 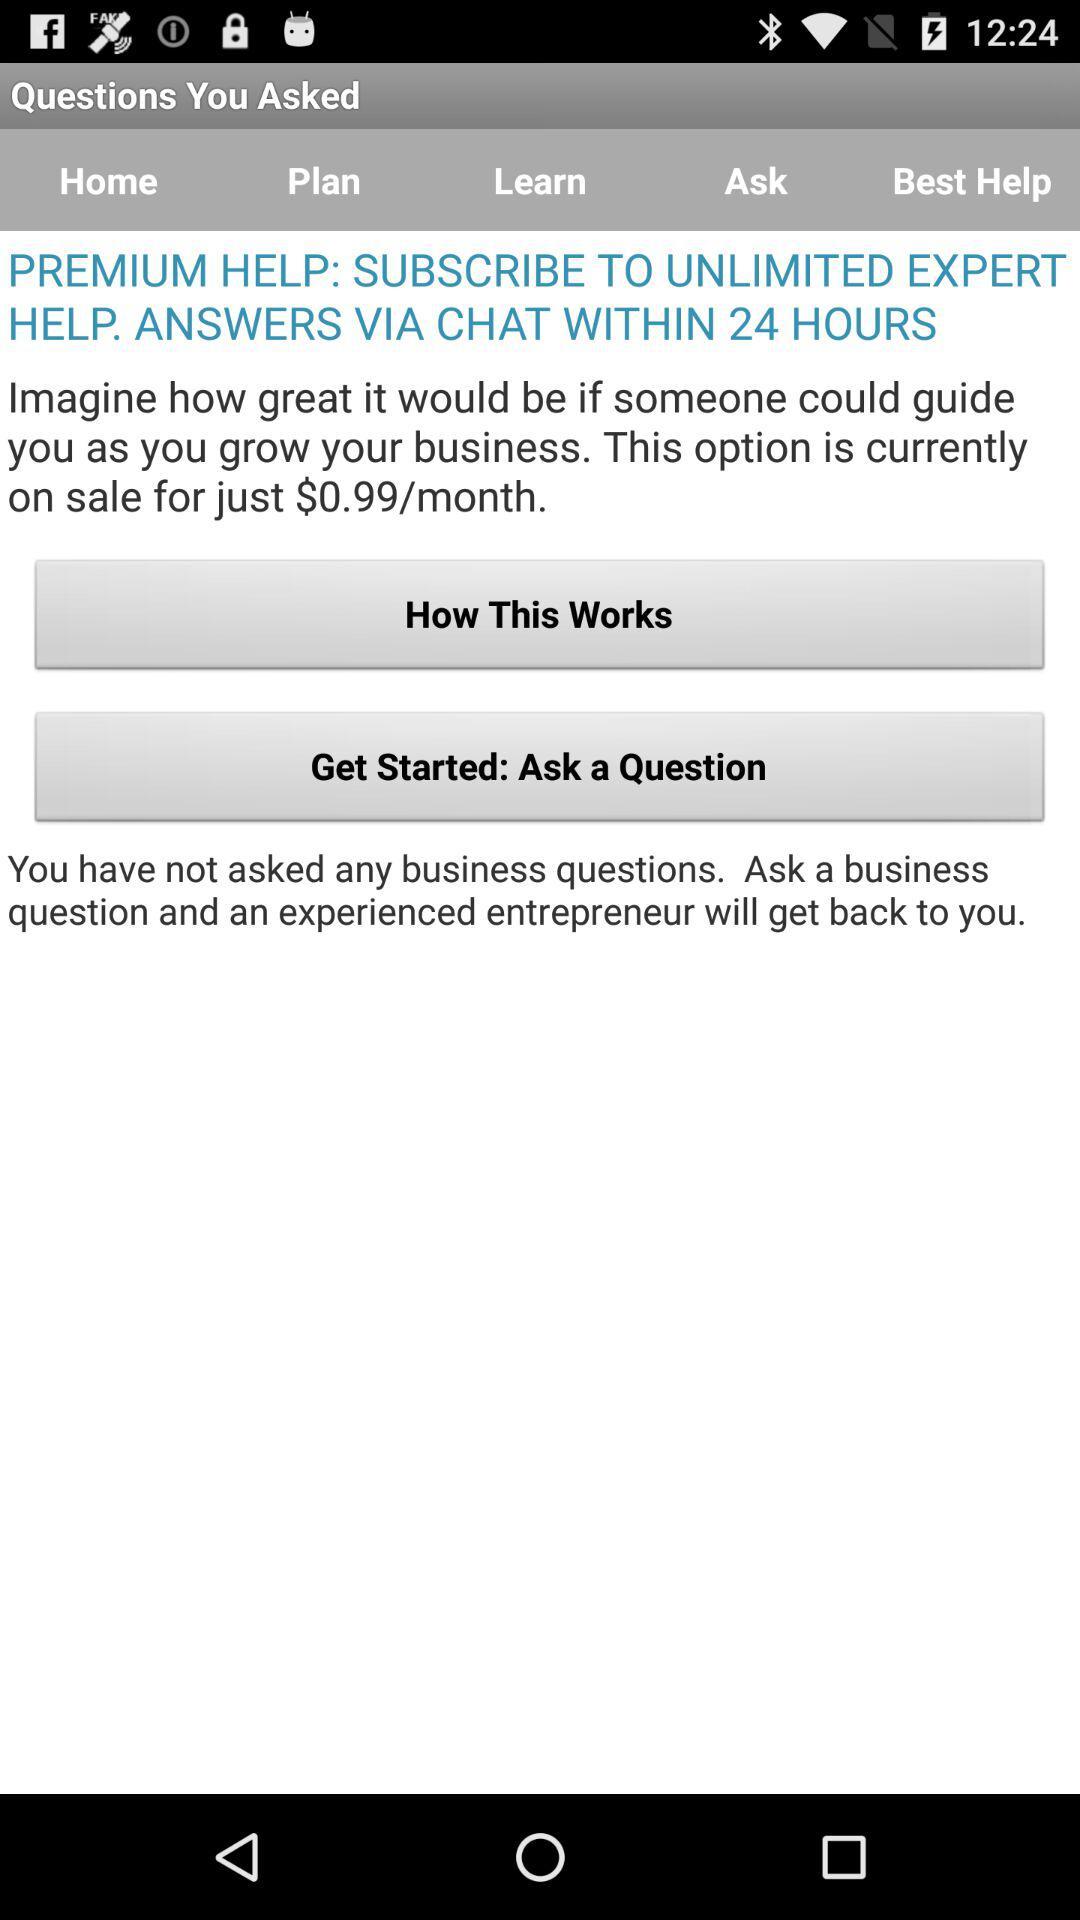 I want to click on the icon above the premium help subscribe icon, so click(x=323, y=180).